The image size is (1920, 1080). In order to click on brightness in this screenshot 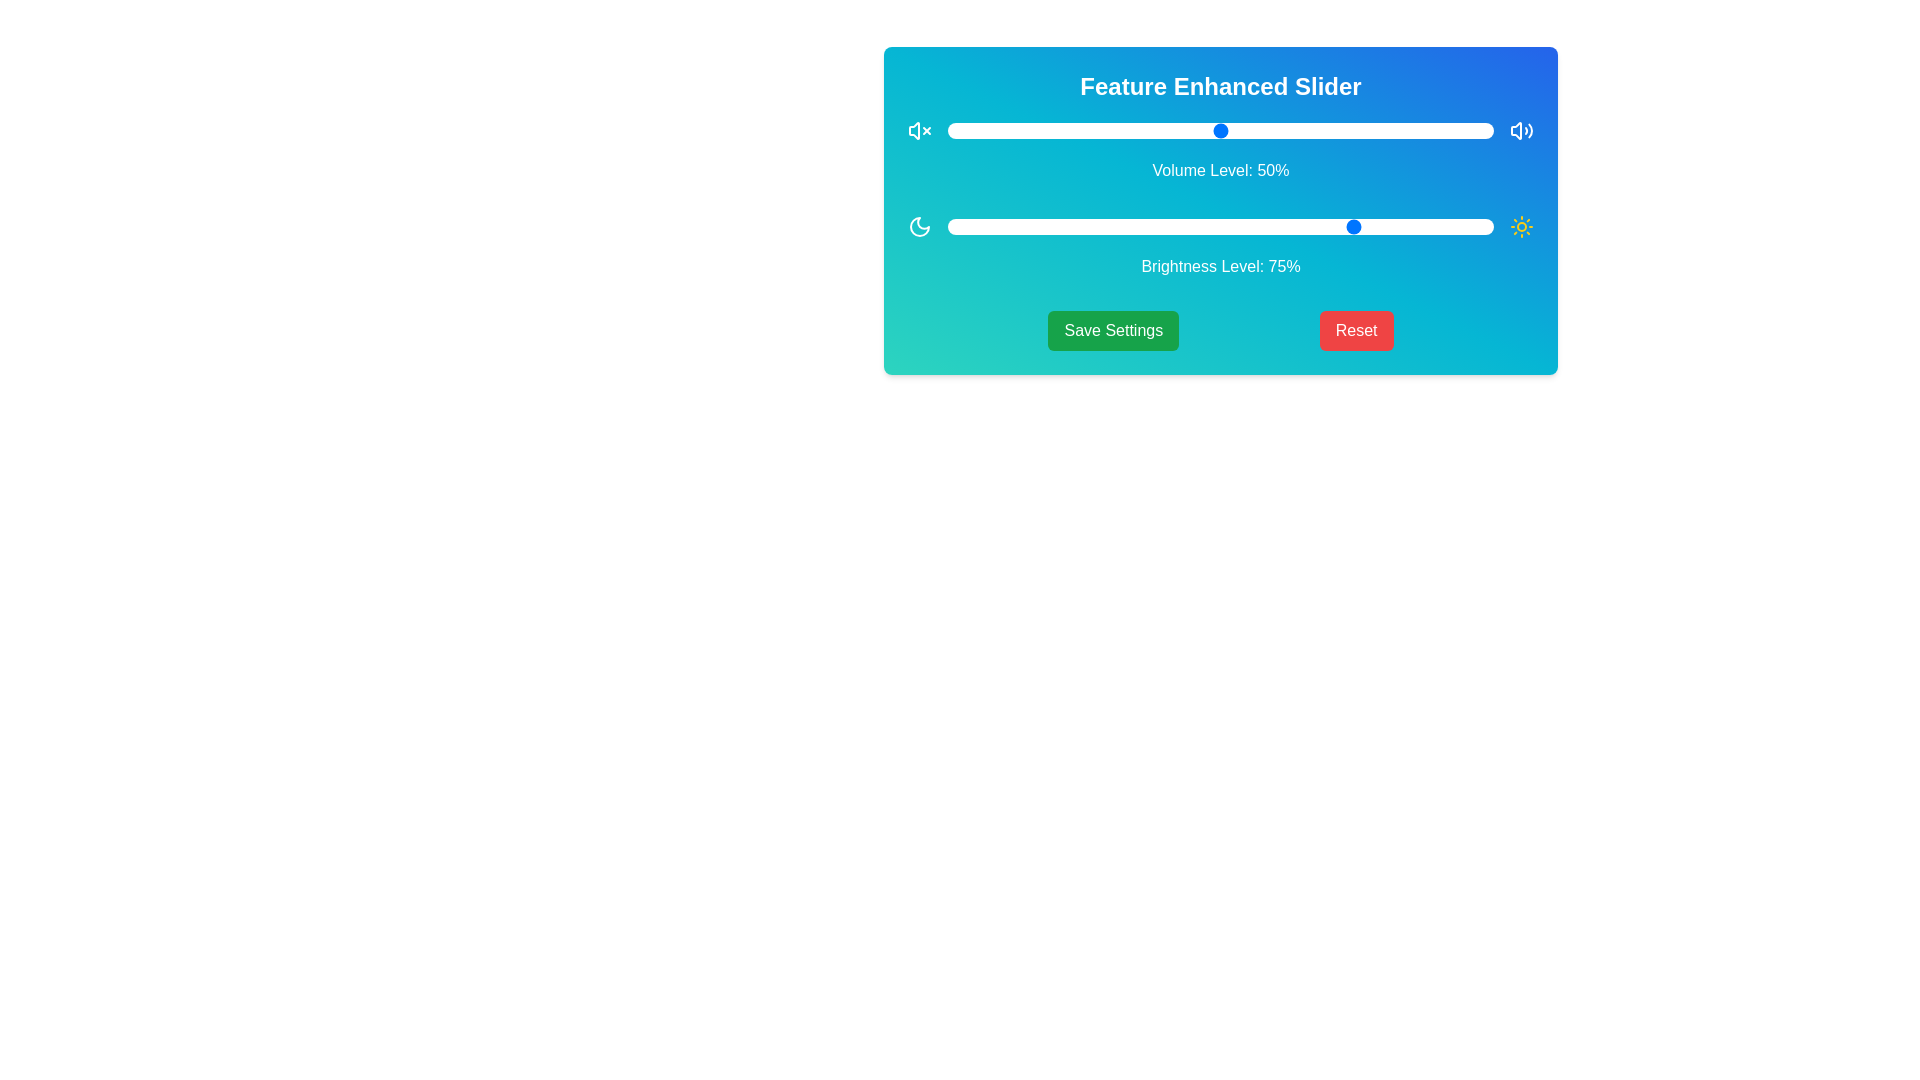, I will do `click(1383, 226)`.